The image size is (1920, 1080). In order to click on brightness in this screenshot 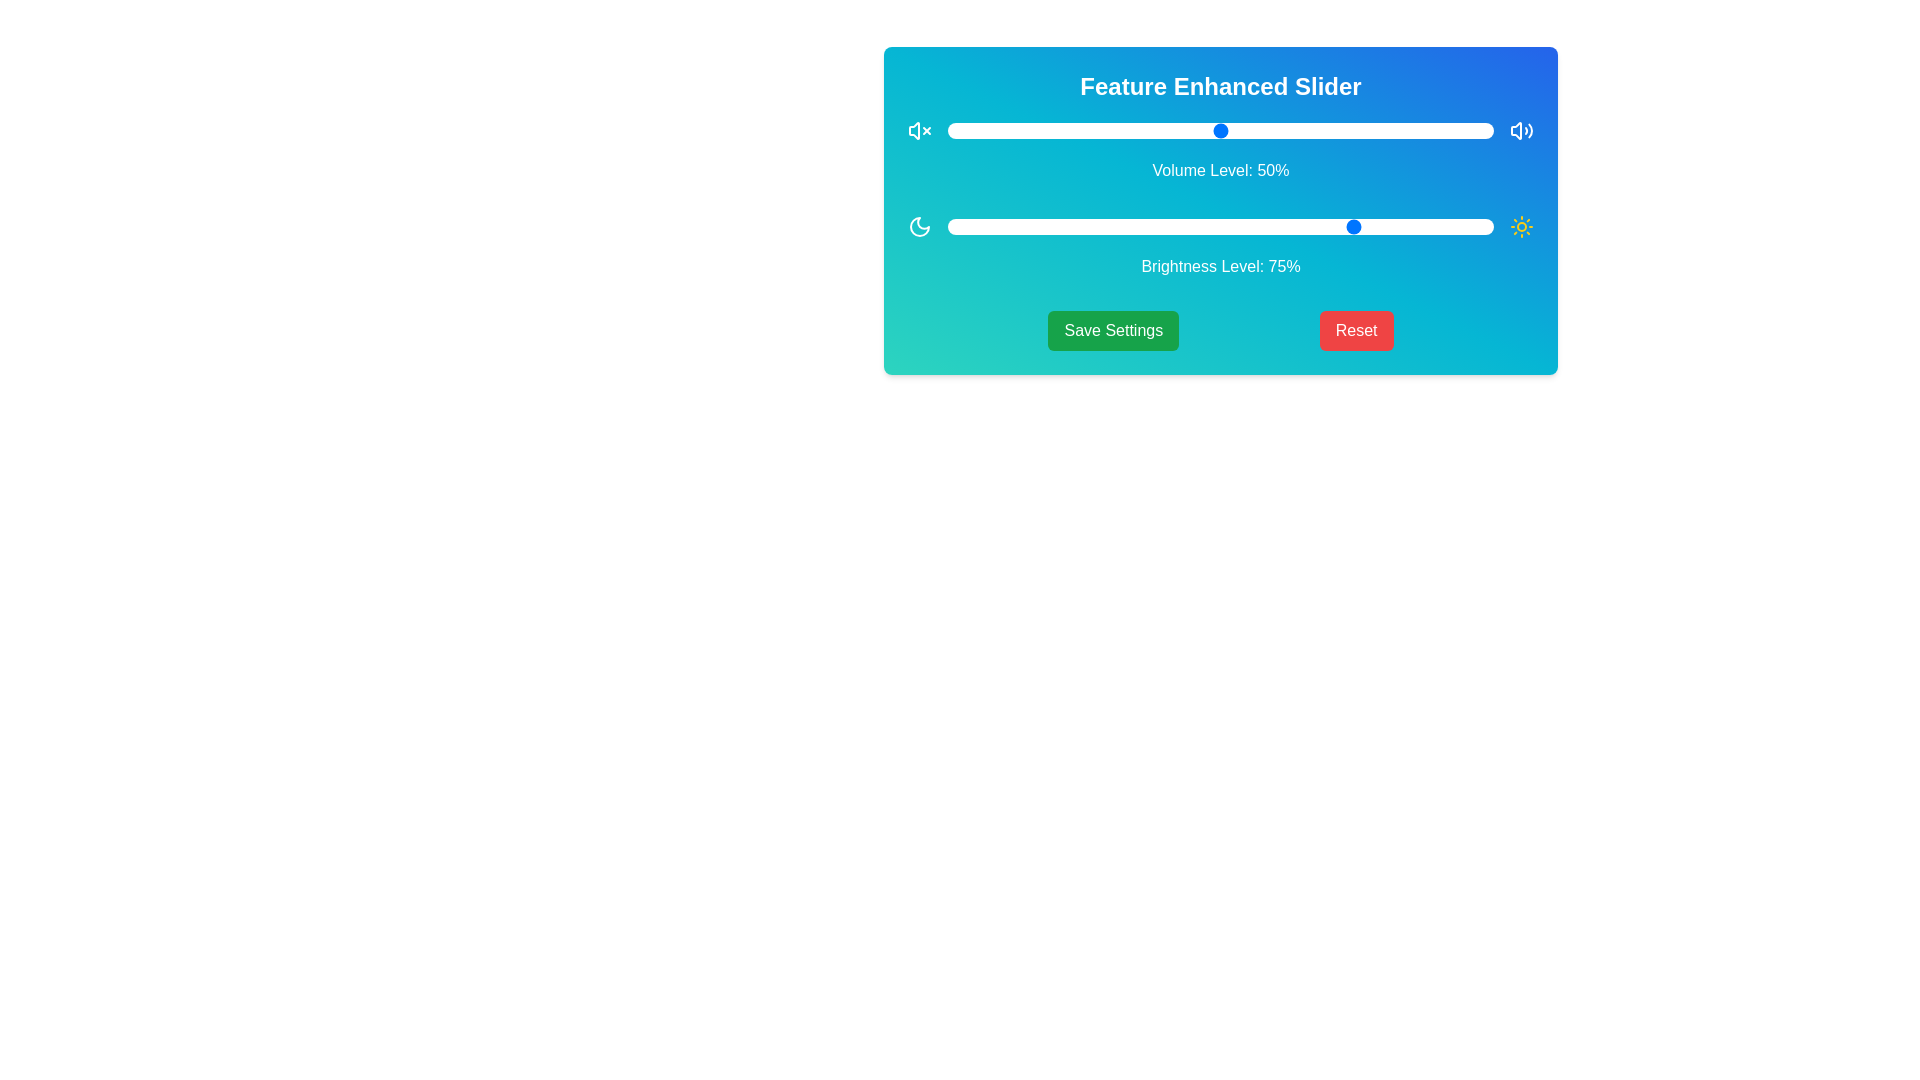, I will do `click(1383, 226)`.